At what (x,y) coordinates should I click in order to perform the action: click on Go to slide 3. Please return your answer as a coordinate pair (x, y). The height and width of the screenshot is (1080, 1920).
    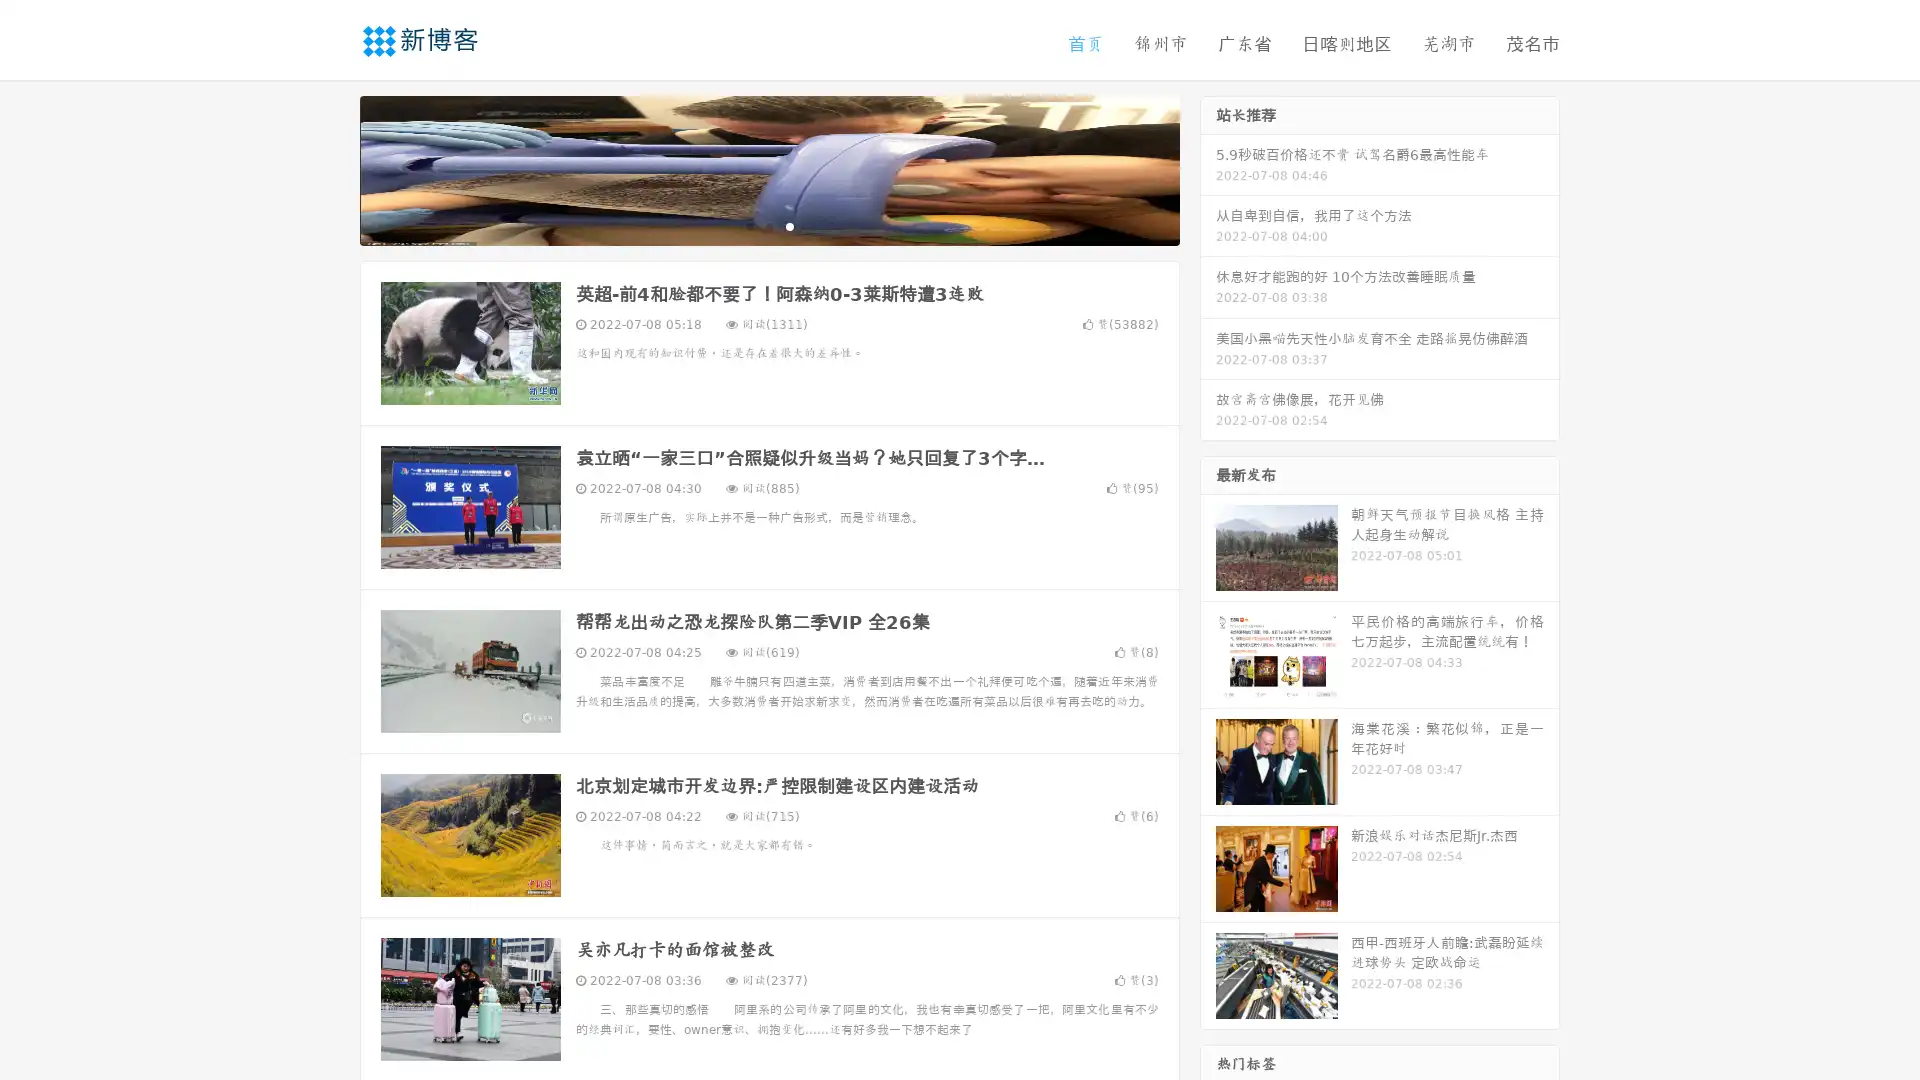
    Looking at the image, I should click on (789, 225).